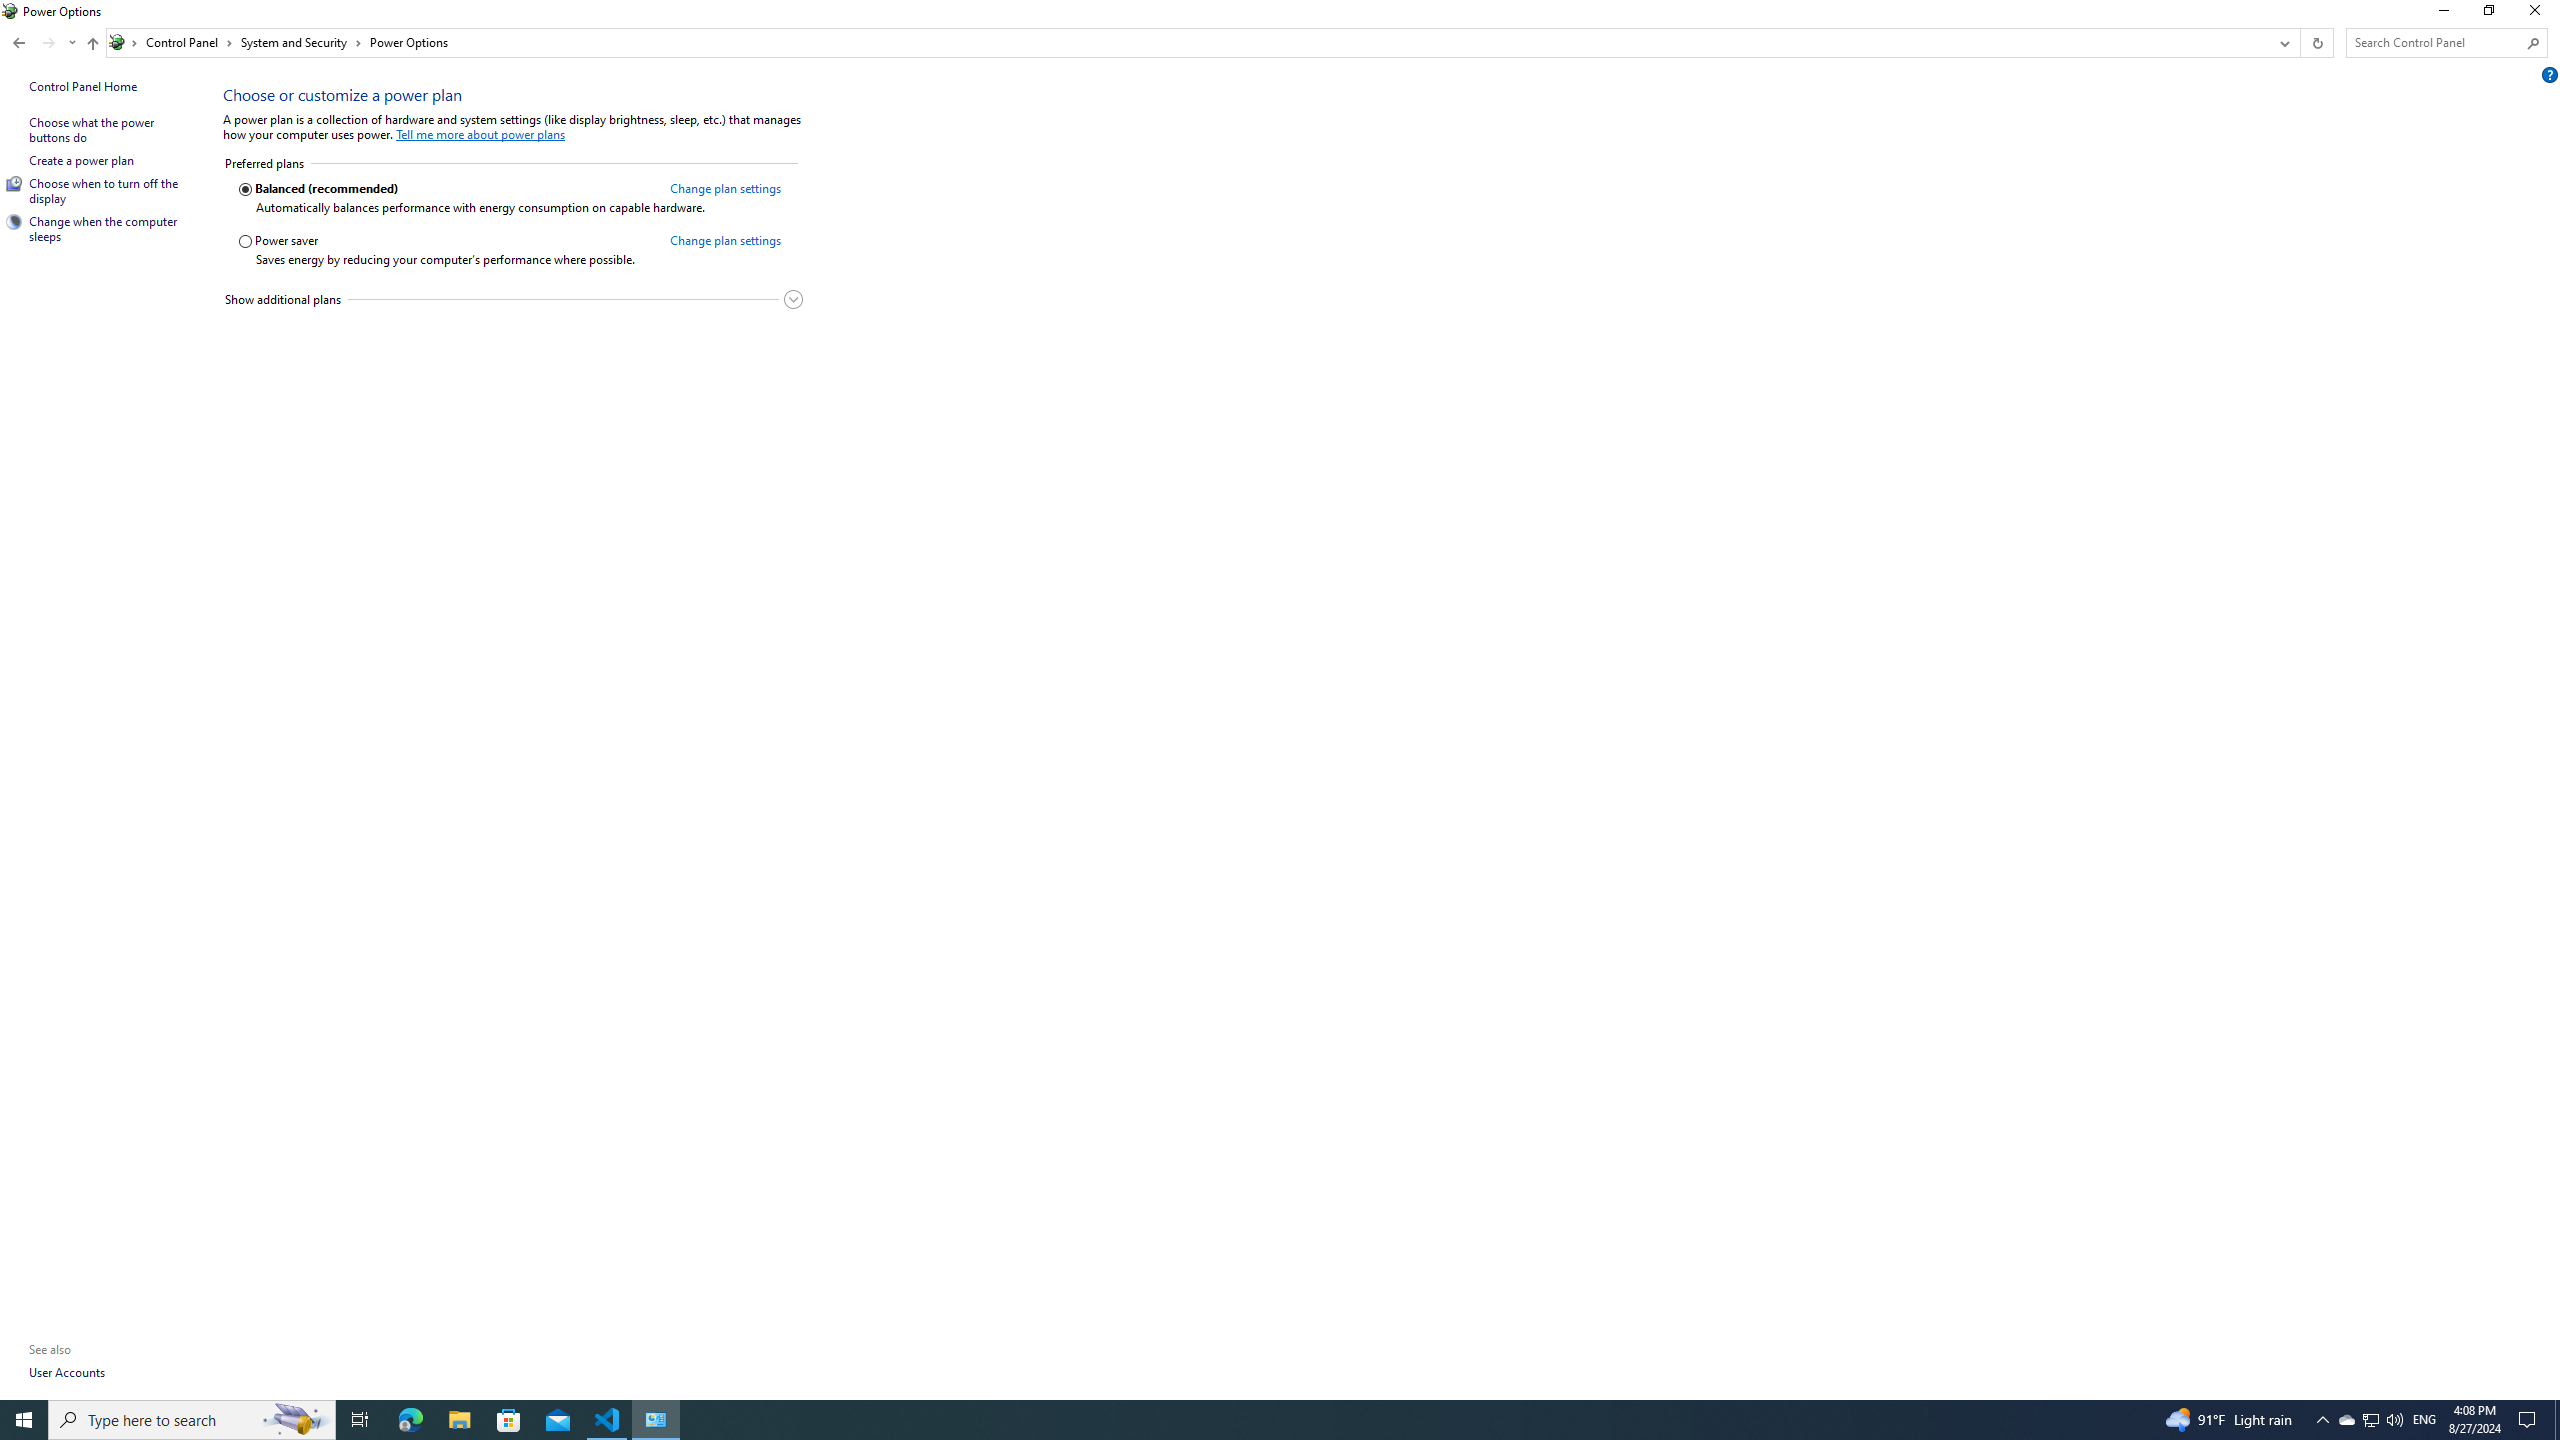 This screenshot has width=2560, height=1440. I want to click on 'Change plan settings for the Balanced (recommended) plan', so click(725, 187).